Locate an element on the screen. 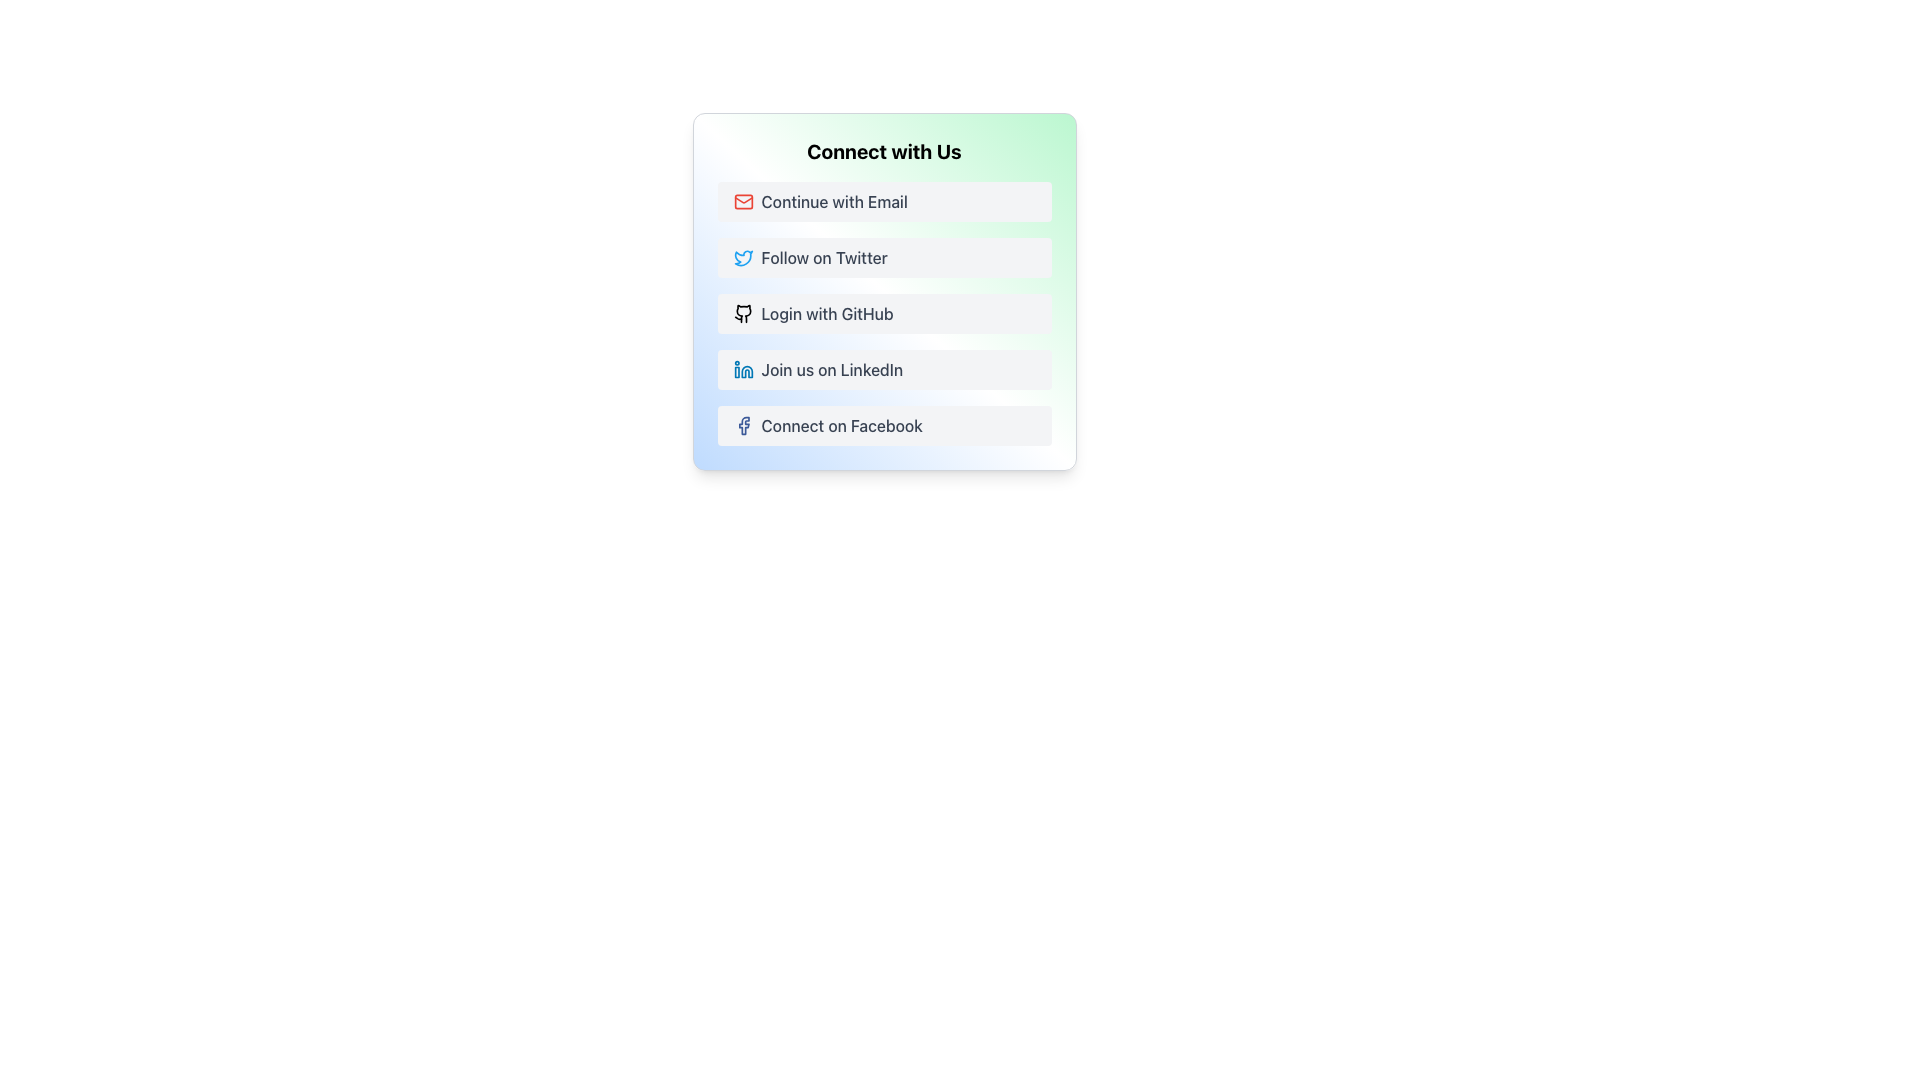 Image resolution: width=1920 pixels, height=1080 pixels. the vector graphic component of the envelope icon located to the left of the 'Continue with Email' button in the 'Connect with Us' section is located at coordinates (742, 201).